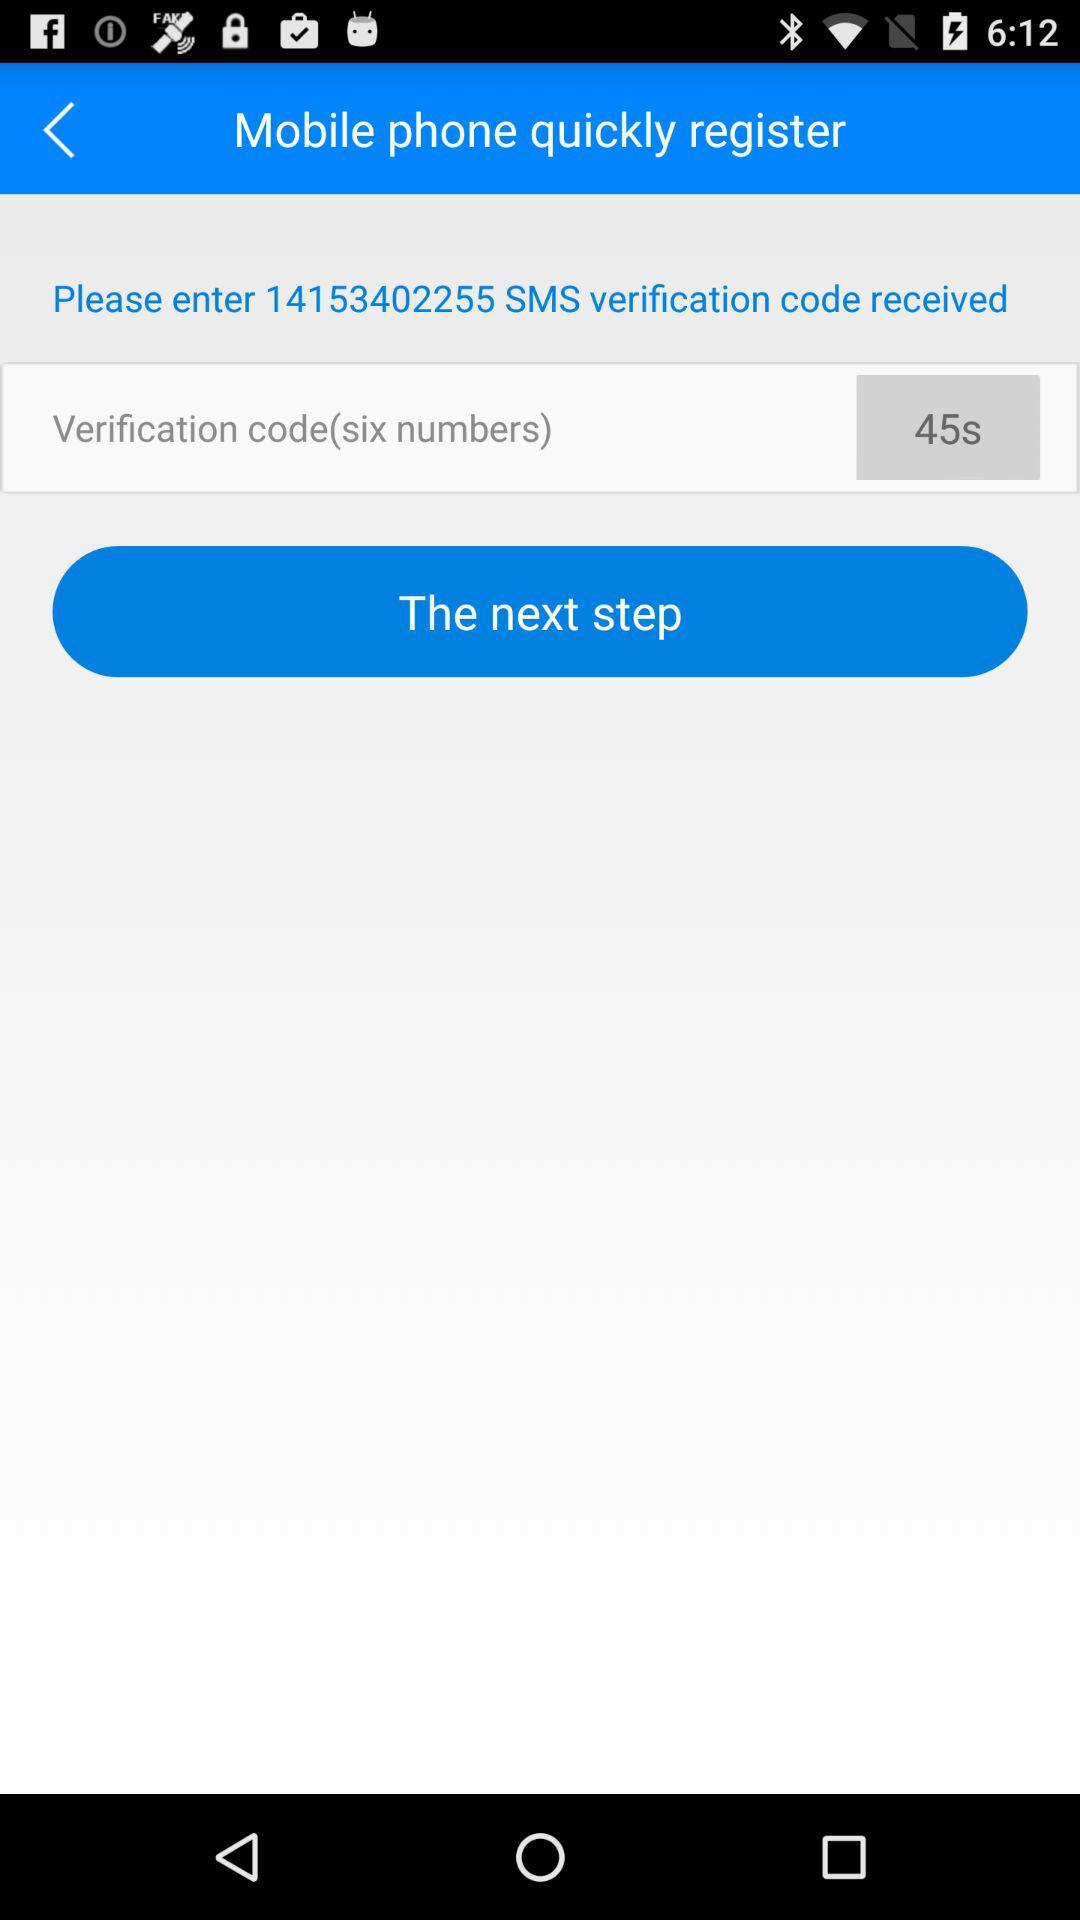 The height and width of the screenshot is (1920, 1080). Describe the element at coordinates (64, 136) in the screenshot. I see `the arrow_backward icon` at that location.